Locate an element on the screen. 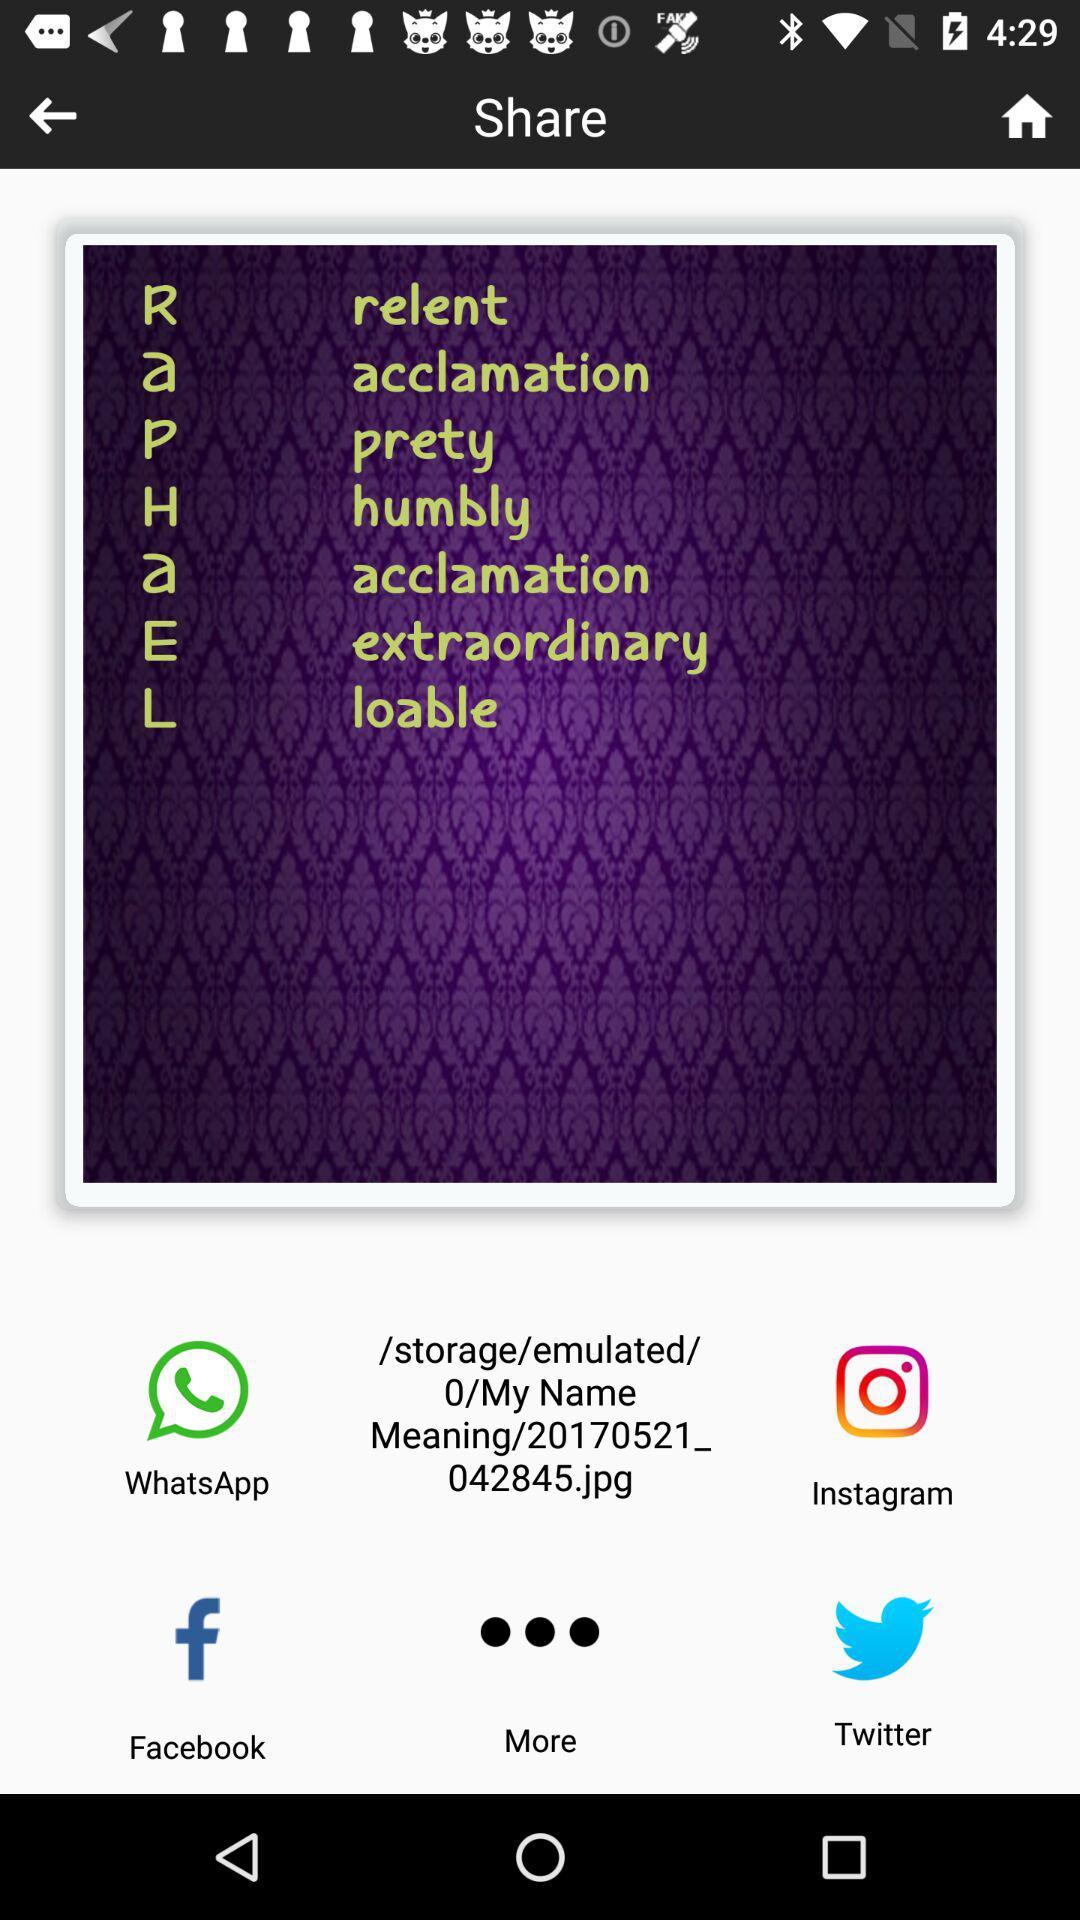 This screenshot has height=1920, width=1080. clickable home button is located at coordinates (1027, 114).